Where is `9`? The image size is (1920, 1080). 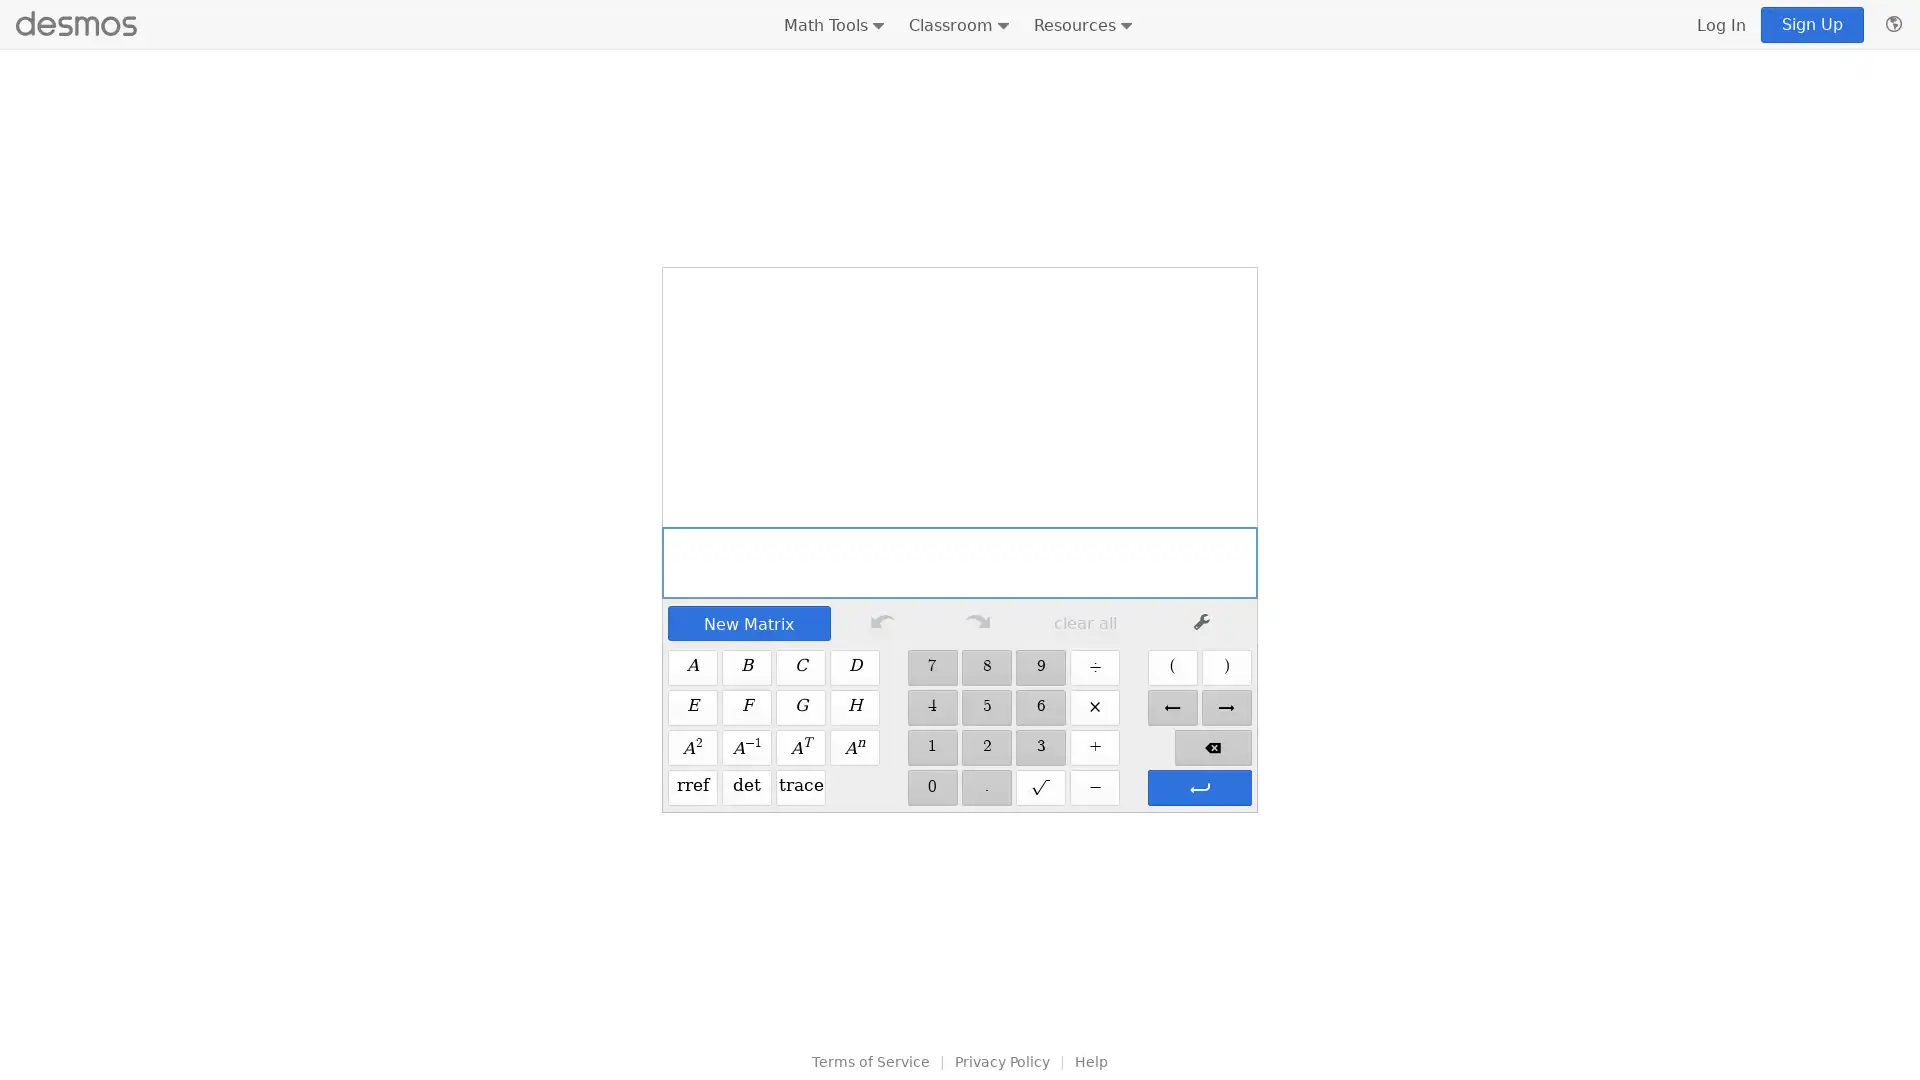
9 is located at coordinates (1040, 667).